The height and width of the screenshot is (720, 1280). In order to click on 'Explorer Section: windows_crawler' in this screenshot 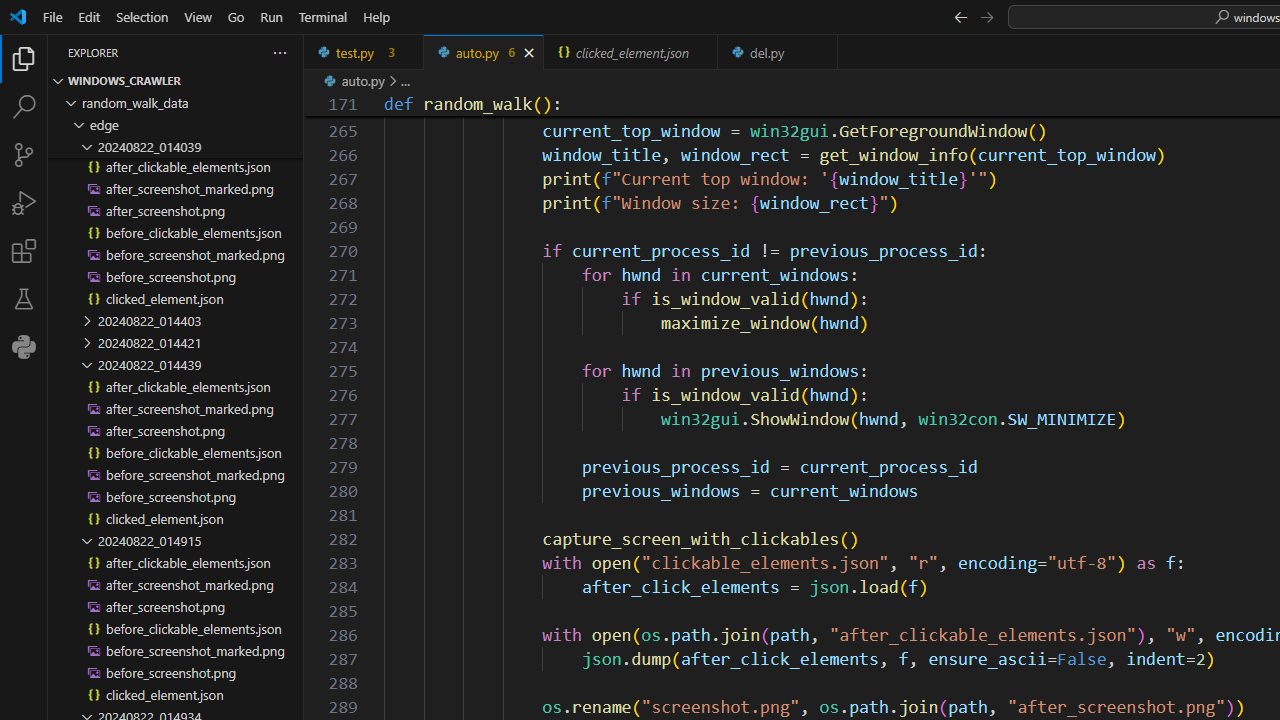, I will do `click(176, 80)`.